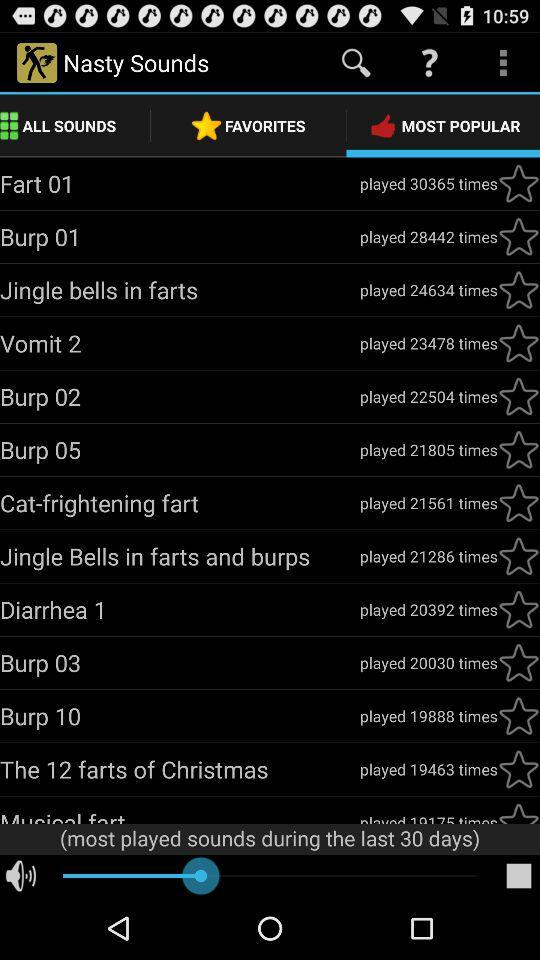 Image resolution: width=540 pixels, height=960 pixels. Describe the element at coordinates (427, 608) in the screenshot. I see `the icon next to diarrhea 1 item` at that location.